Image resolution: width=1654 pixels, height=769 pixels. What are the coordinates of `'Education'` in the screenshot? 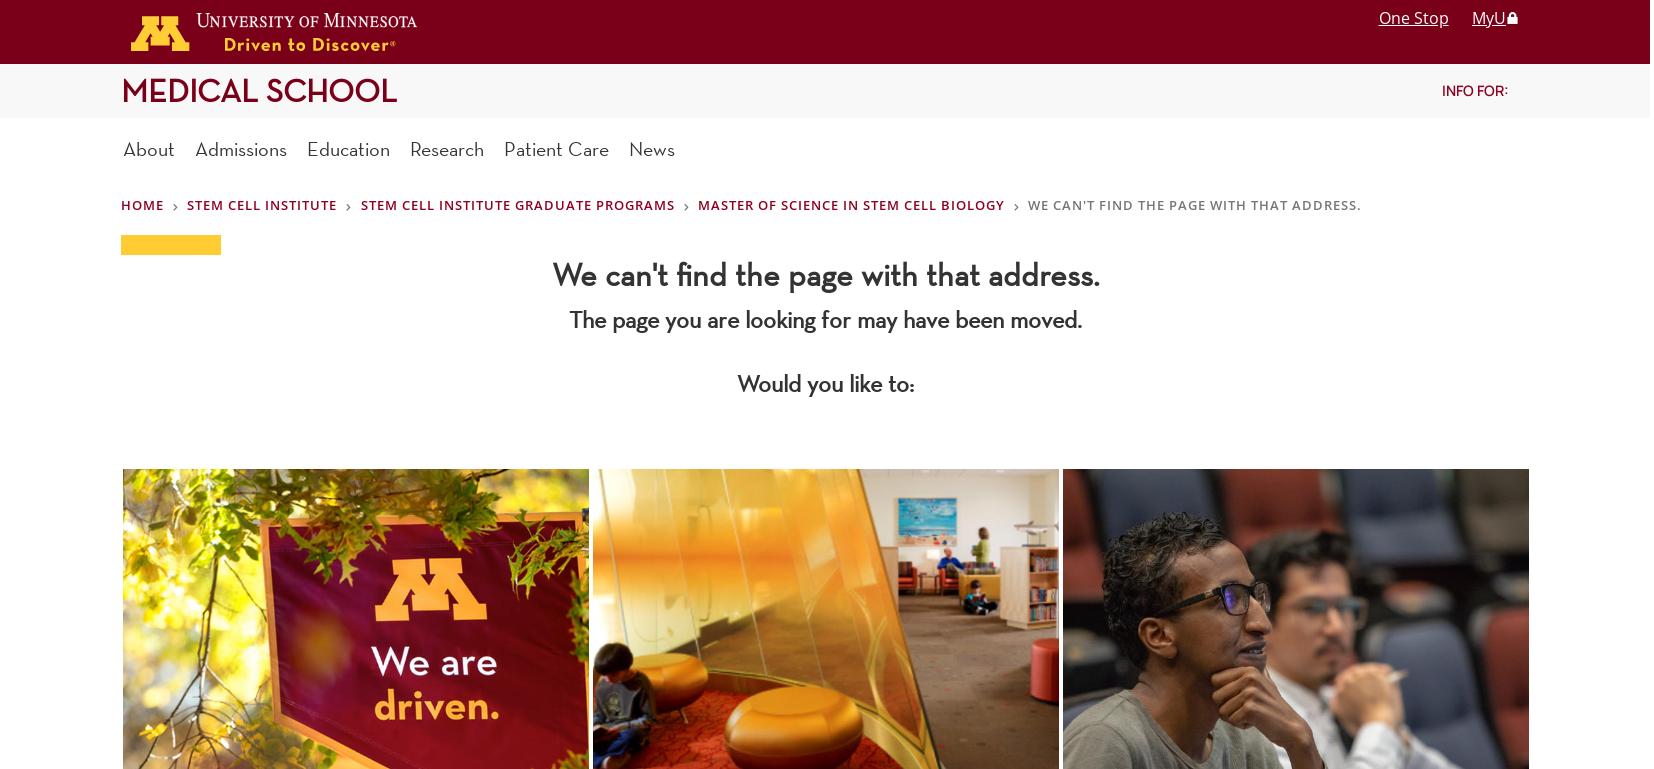 It's located at (347, 147).